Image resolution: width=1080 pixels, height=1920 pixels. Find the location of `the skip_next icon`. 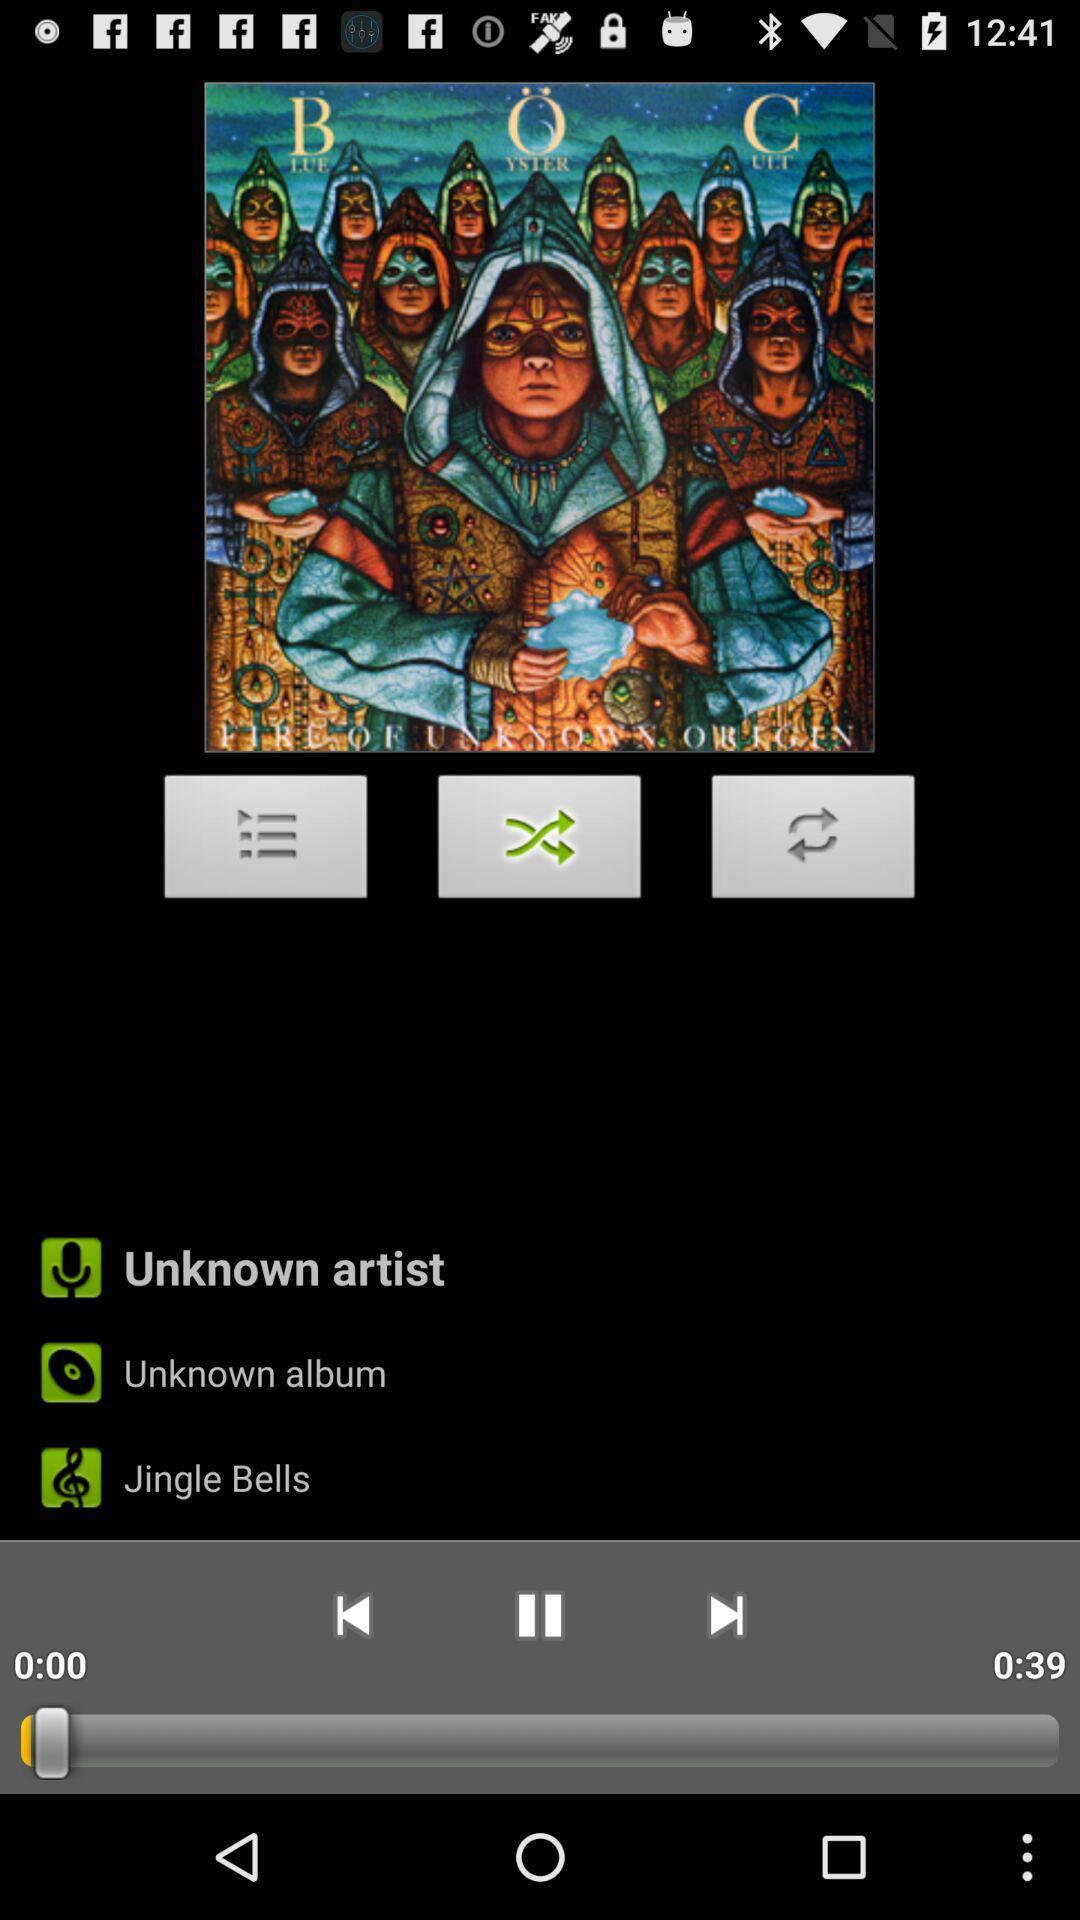

the skip_next icon is located at coordinates (726, 1727).